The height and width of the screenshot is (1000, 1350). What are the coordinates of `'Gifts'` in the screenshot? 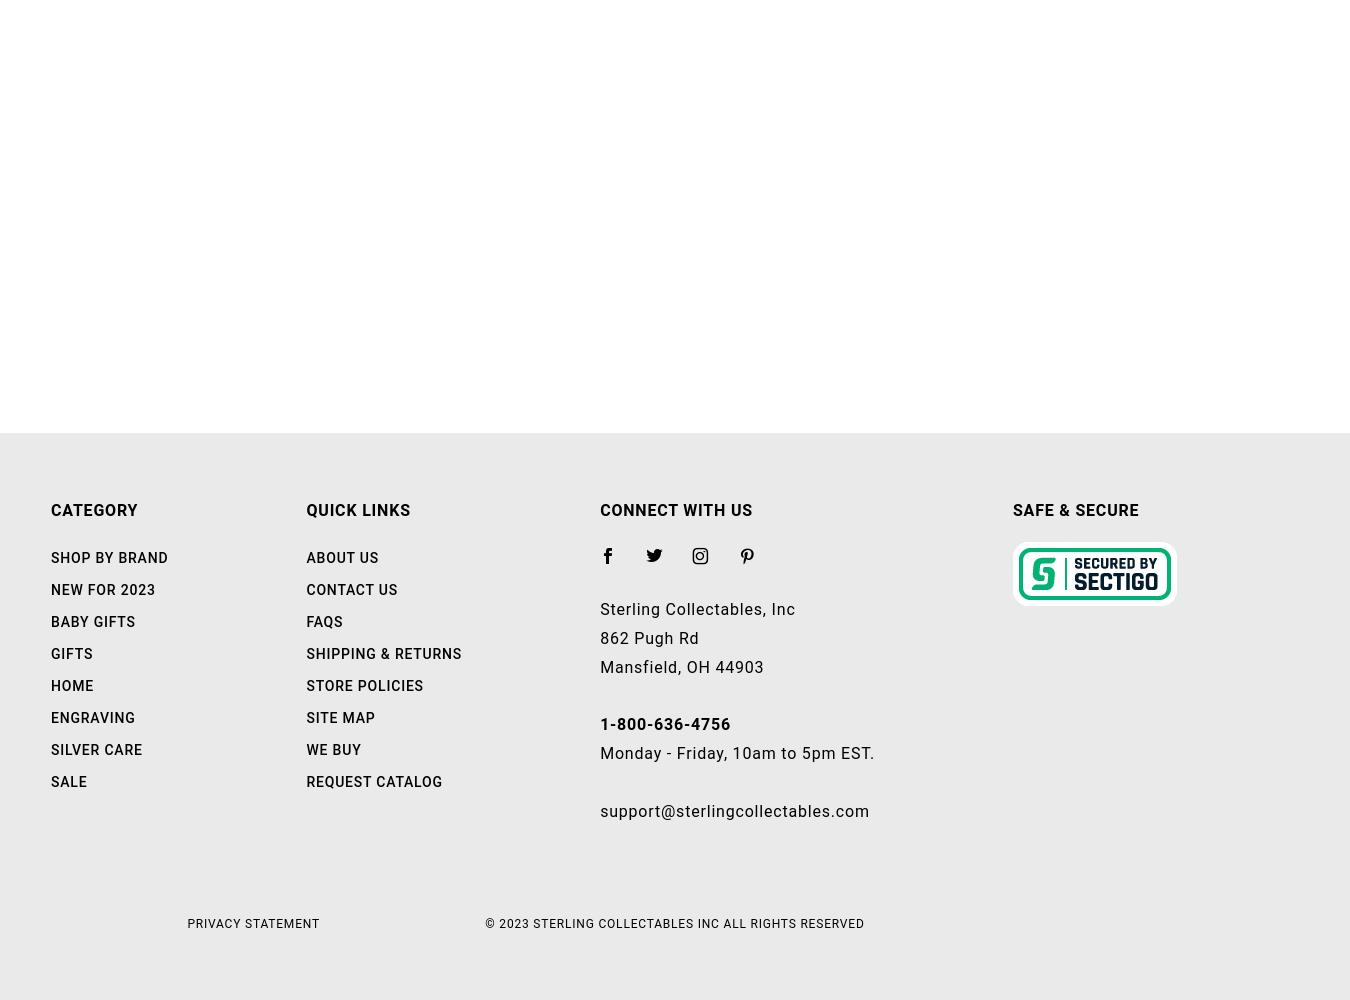 It's located at (70, 654).